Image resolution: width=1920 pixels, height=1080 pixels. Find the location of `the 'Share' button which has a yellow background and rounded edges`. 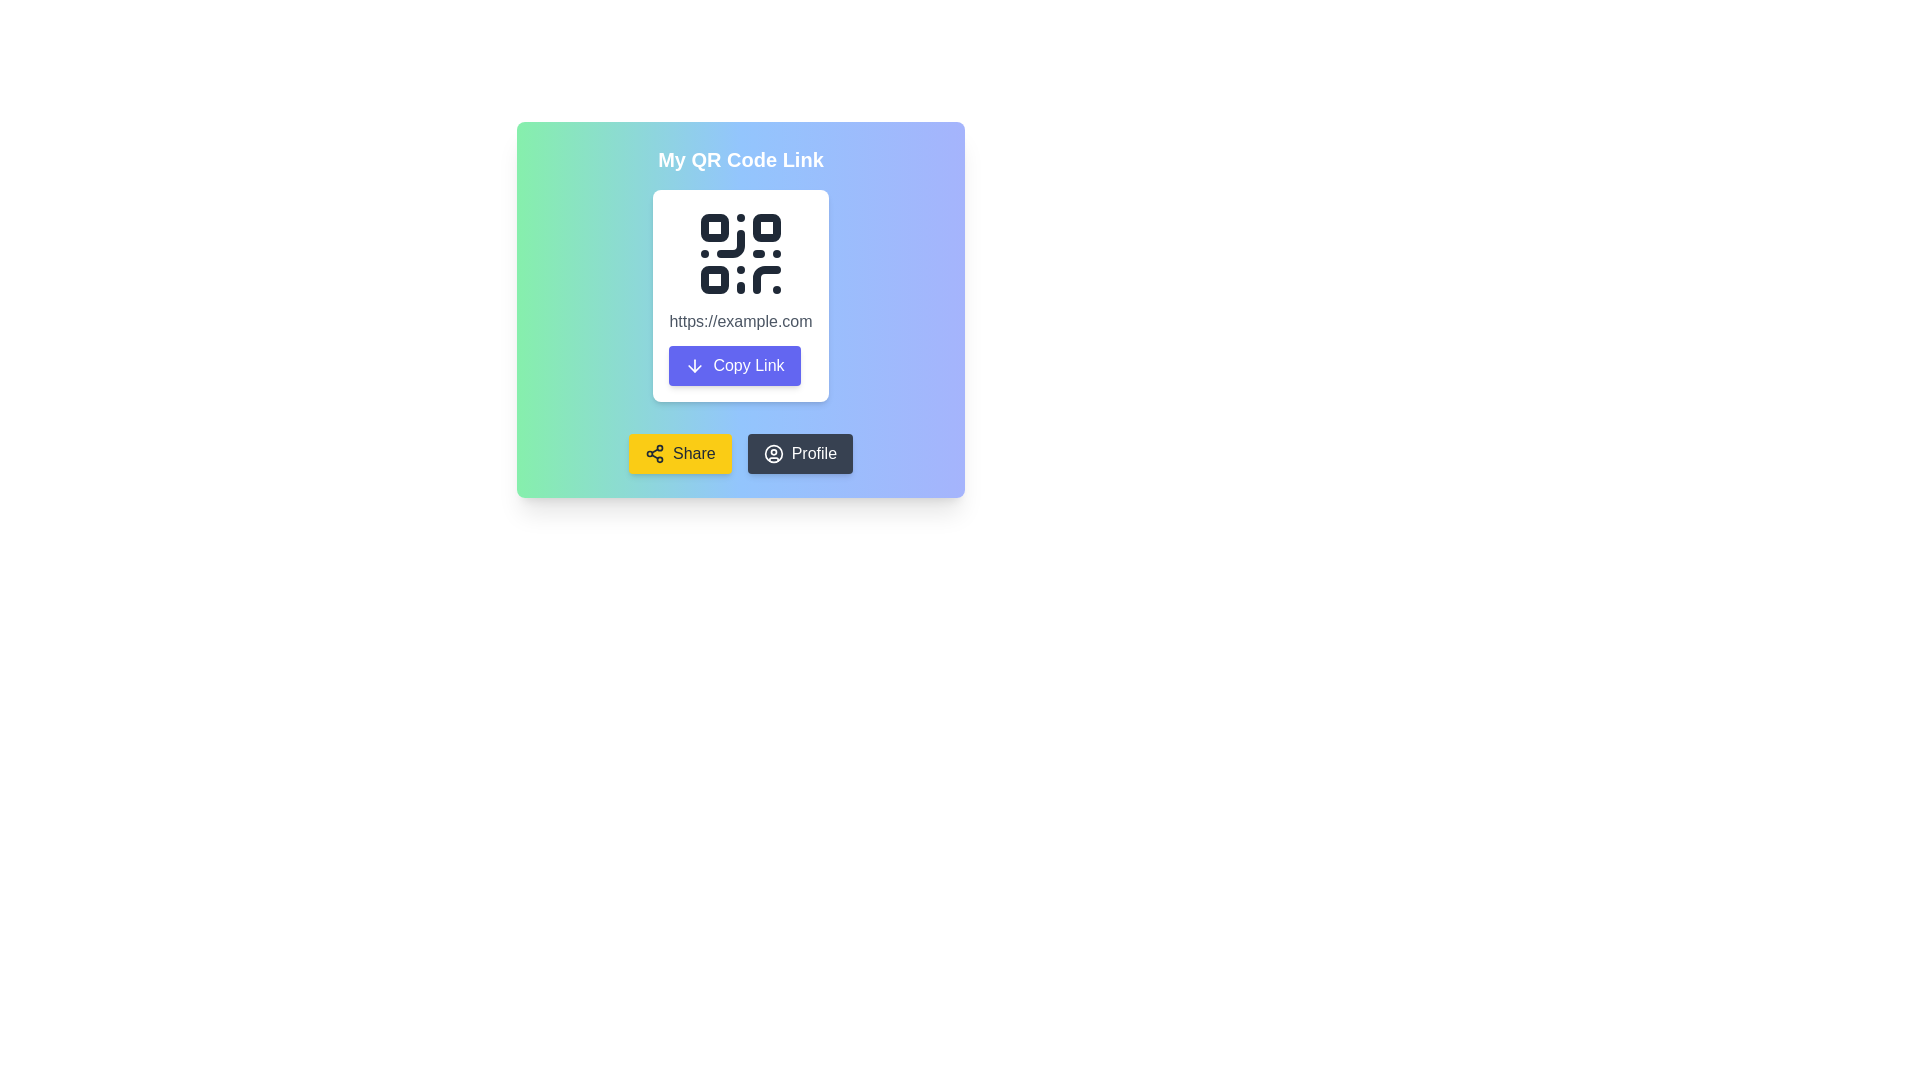

the 'Share' button which has a yellow background and rounded edges is located at coordinates (680, 454).